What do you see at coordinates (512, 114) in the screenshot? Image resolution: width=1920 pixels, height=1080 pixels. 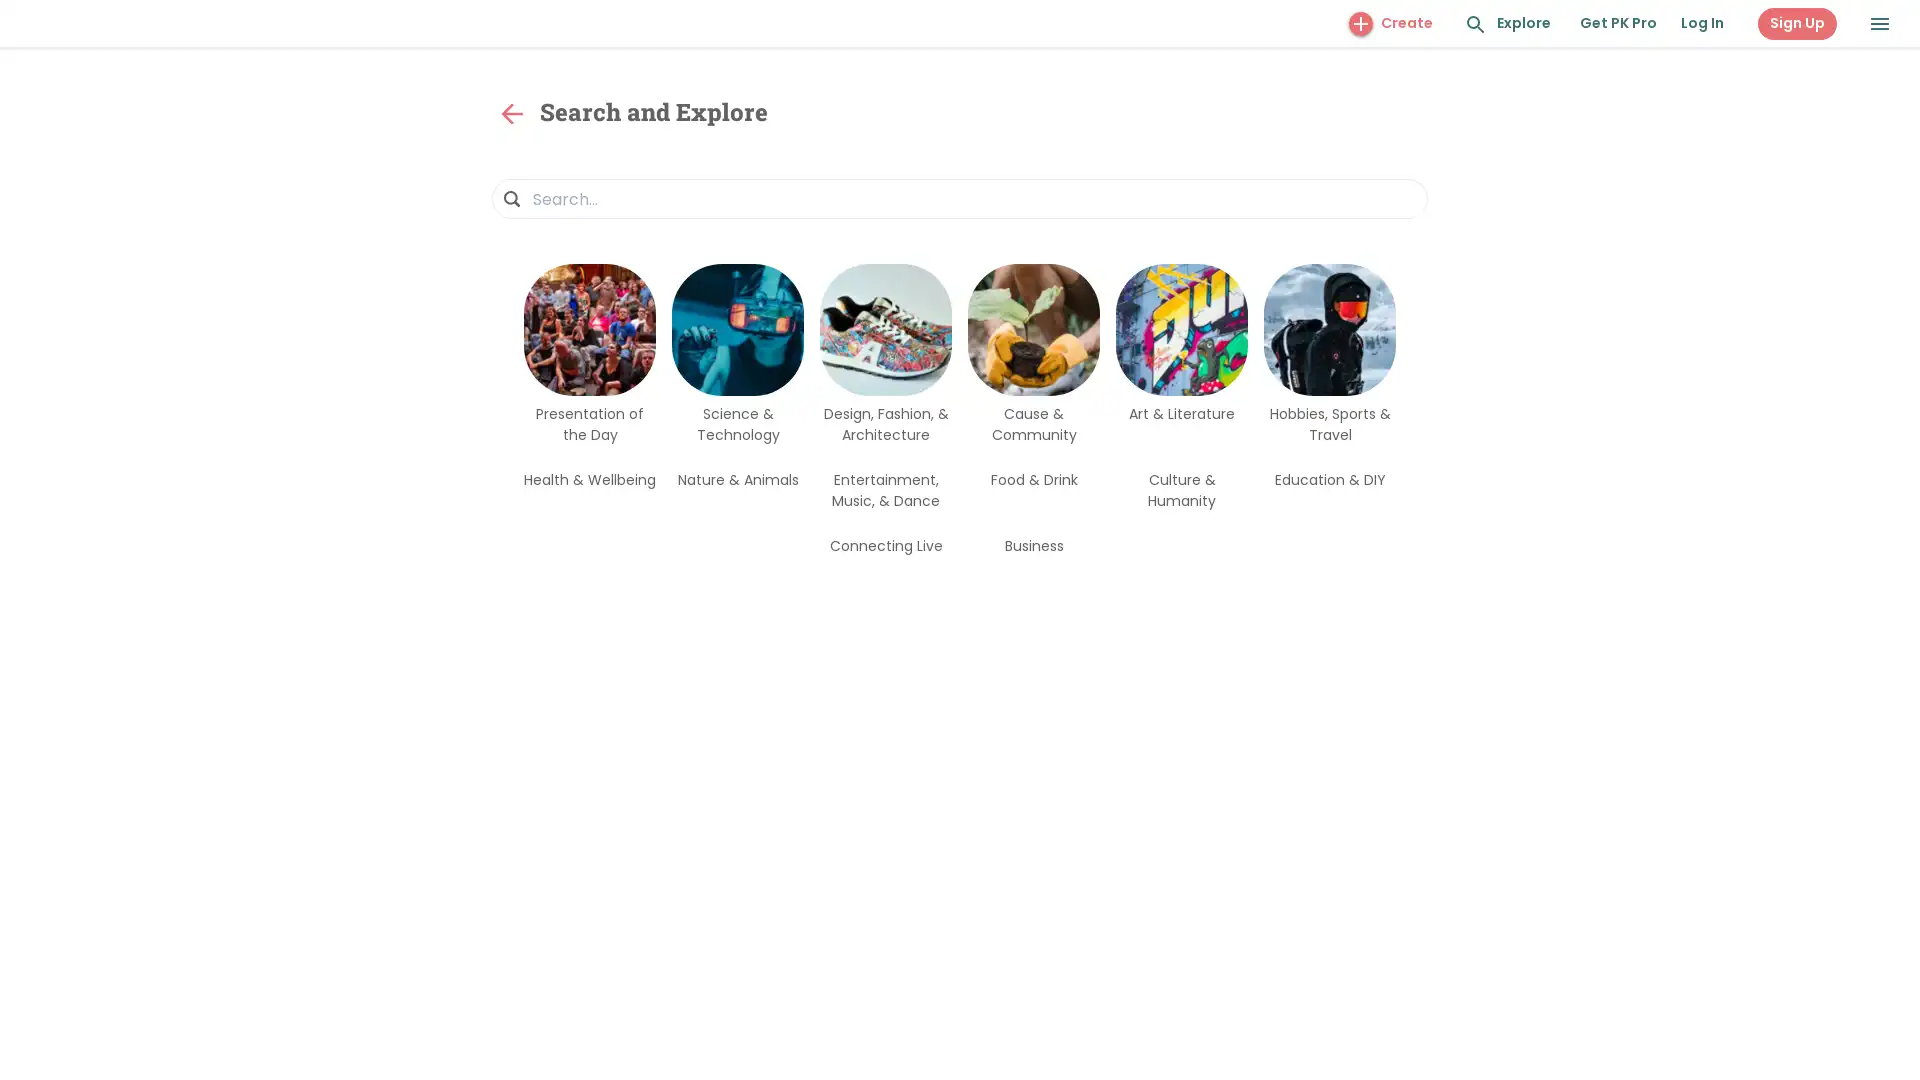 I see `Back` at bounding box center [512, 114].